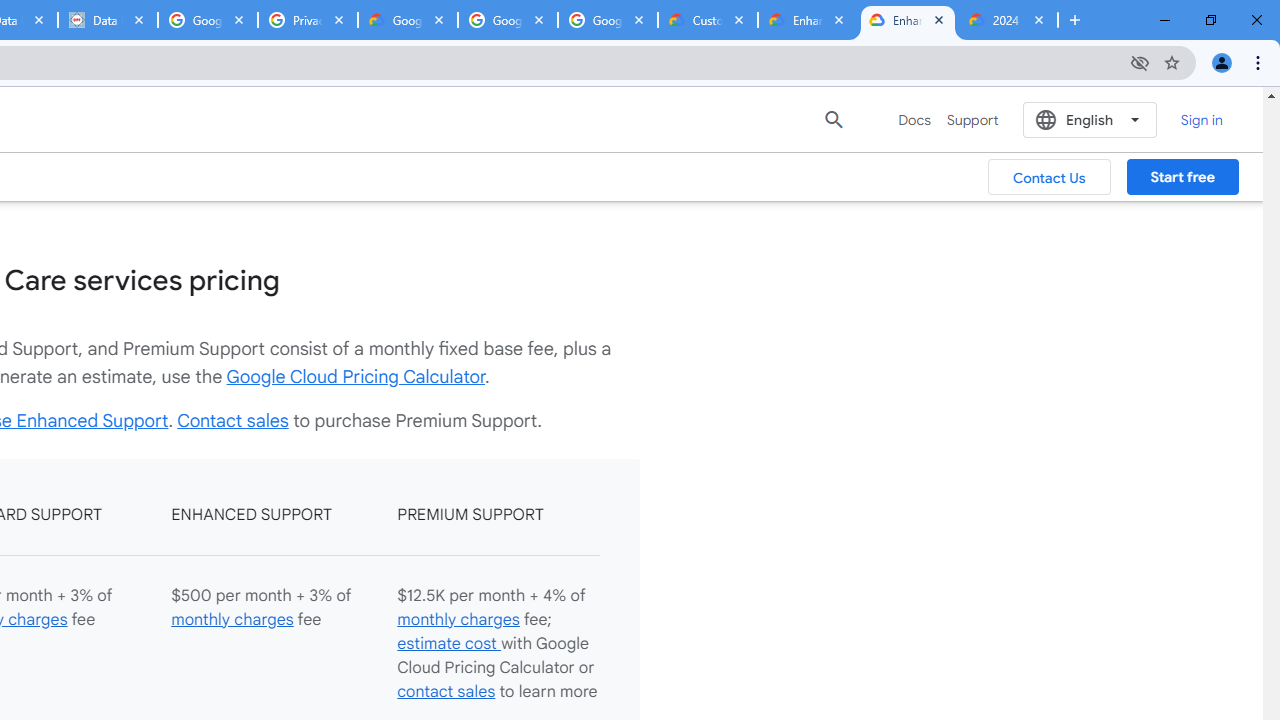 The width and height of the screenshot is (1280, 720). Describe the element at coordinates (445, 690) in the screenshot. I see `'contact sales'` at that location.